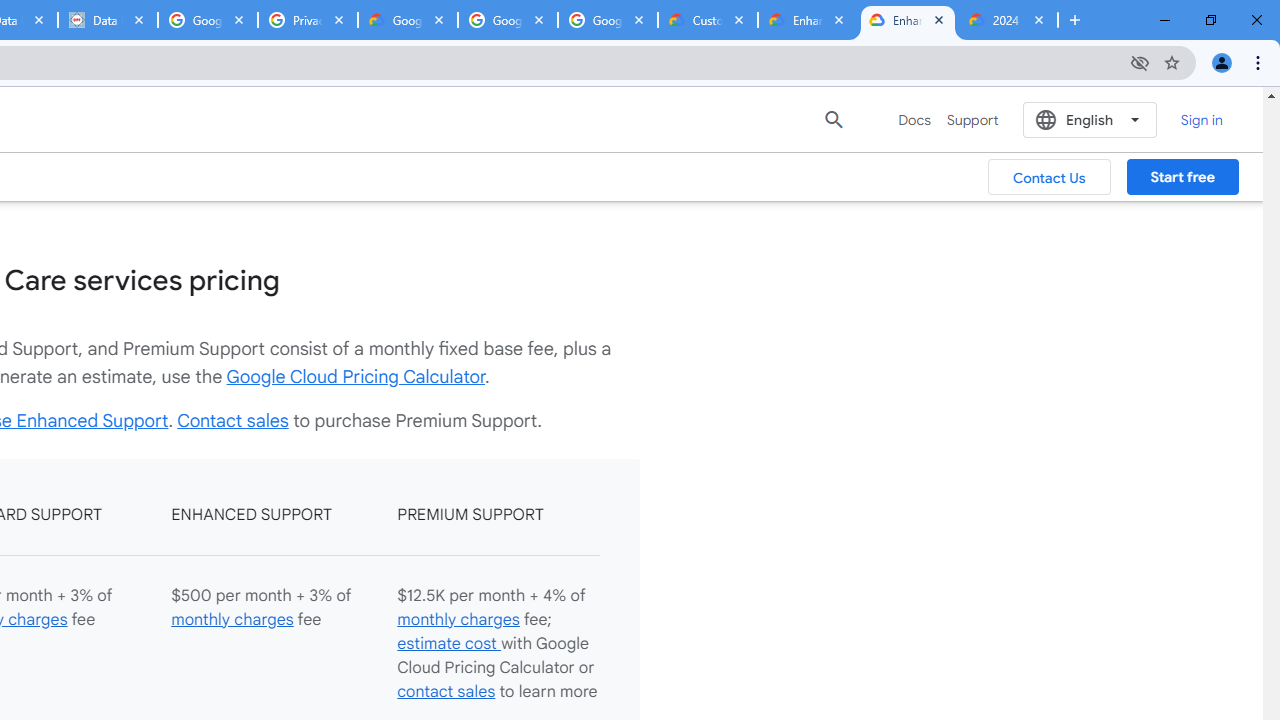 The width and height of the screenshot is (1280, 720). Describe the element at coordinates (445, 690) in the screenshot. I see `'contact sales'` at that location.